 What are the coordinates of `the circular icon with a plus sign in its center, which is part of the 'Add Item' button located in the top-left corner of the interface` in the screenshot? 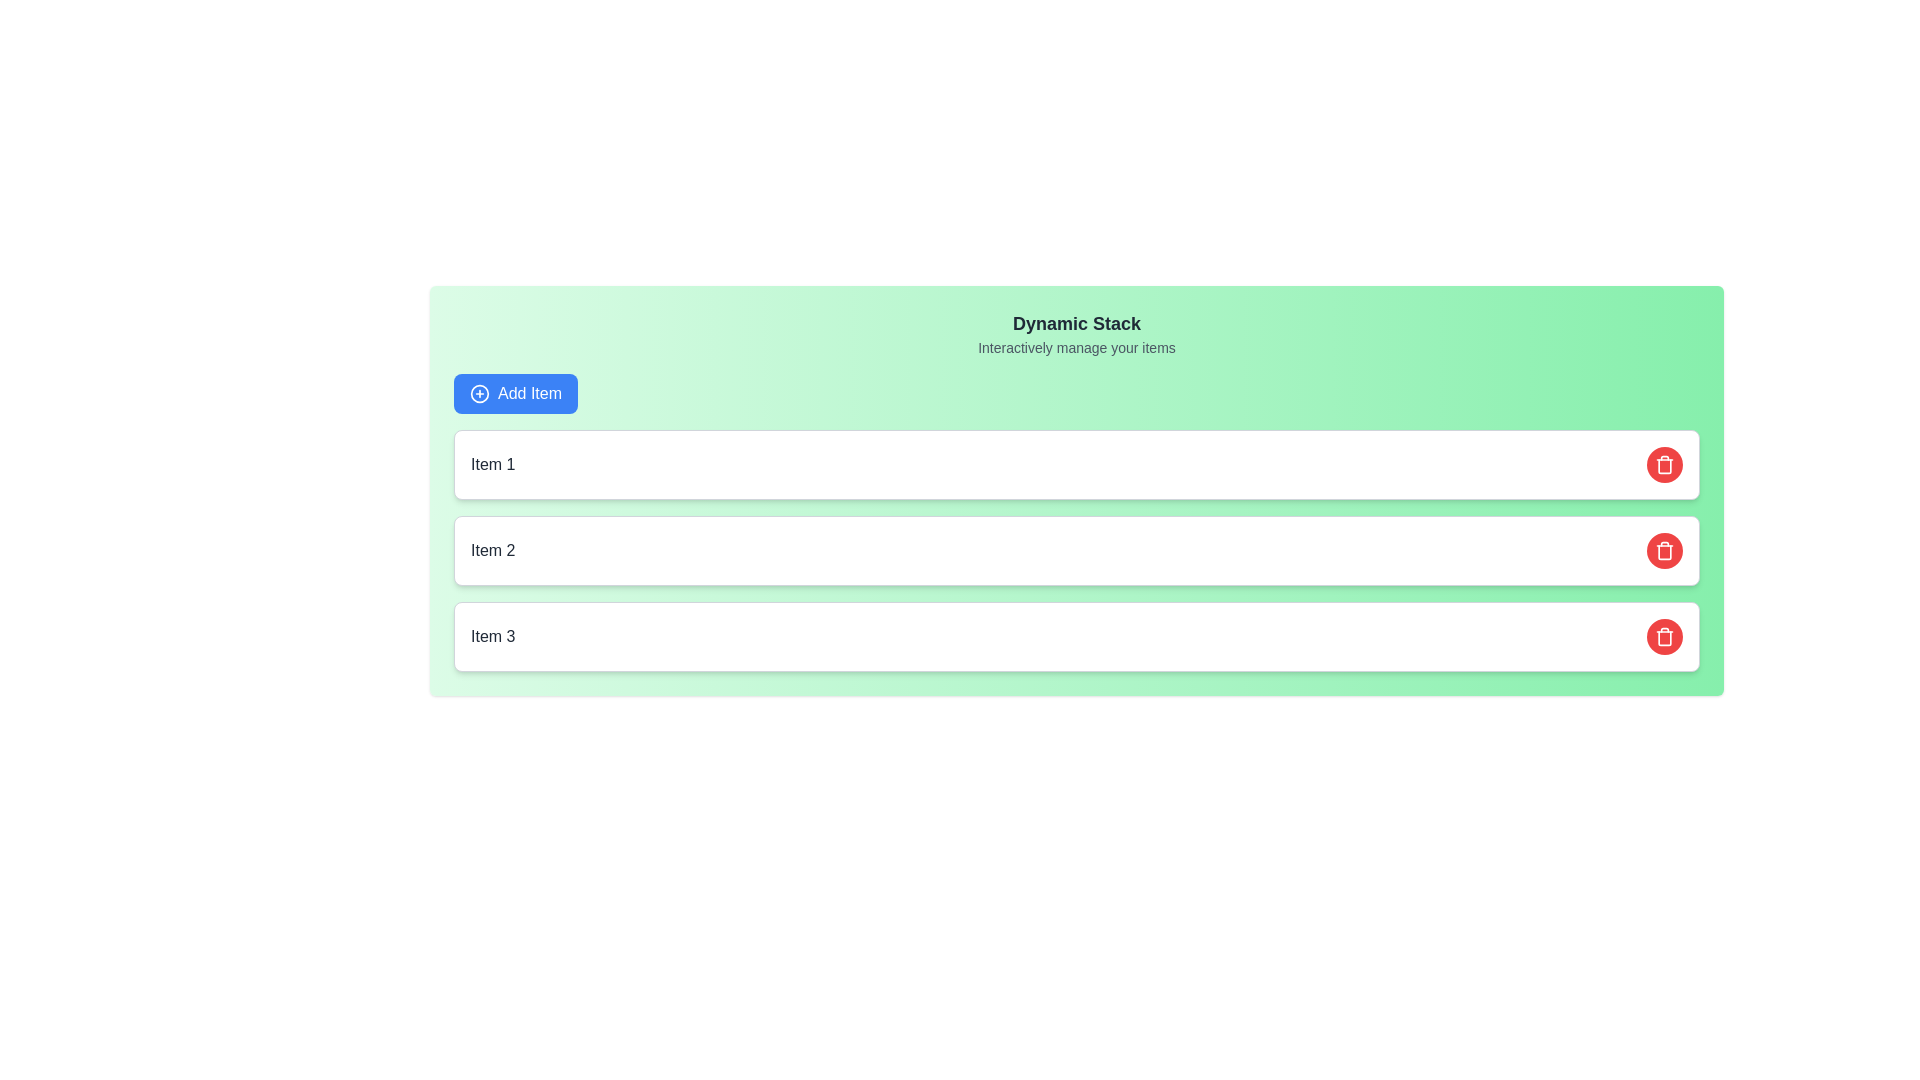 It's located at (480, 393).